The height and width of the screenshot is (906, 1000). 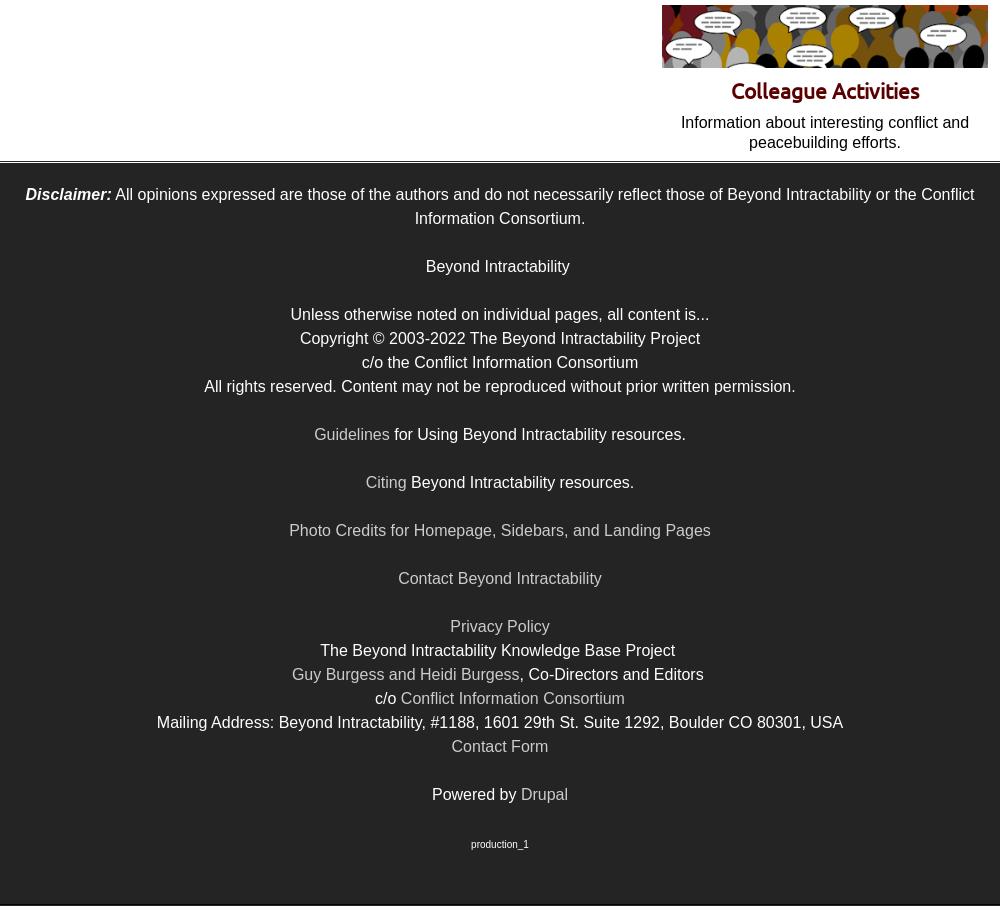 What do you see at coordinates (387, 698) in the screenshot?
I see `'c/o'` at bounding box center [387, 698].